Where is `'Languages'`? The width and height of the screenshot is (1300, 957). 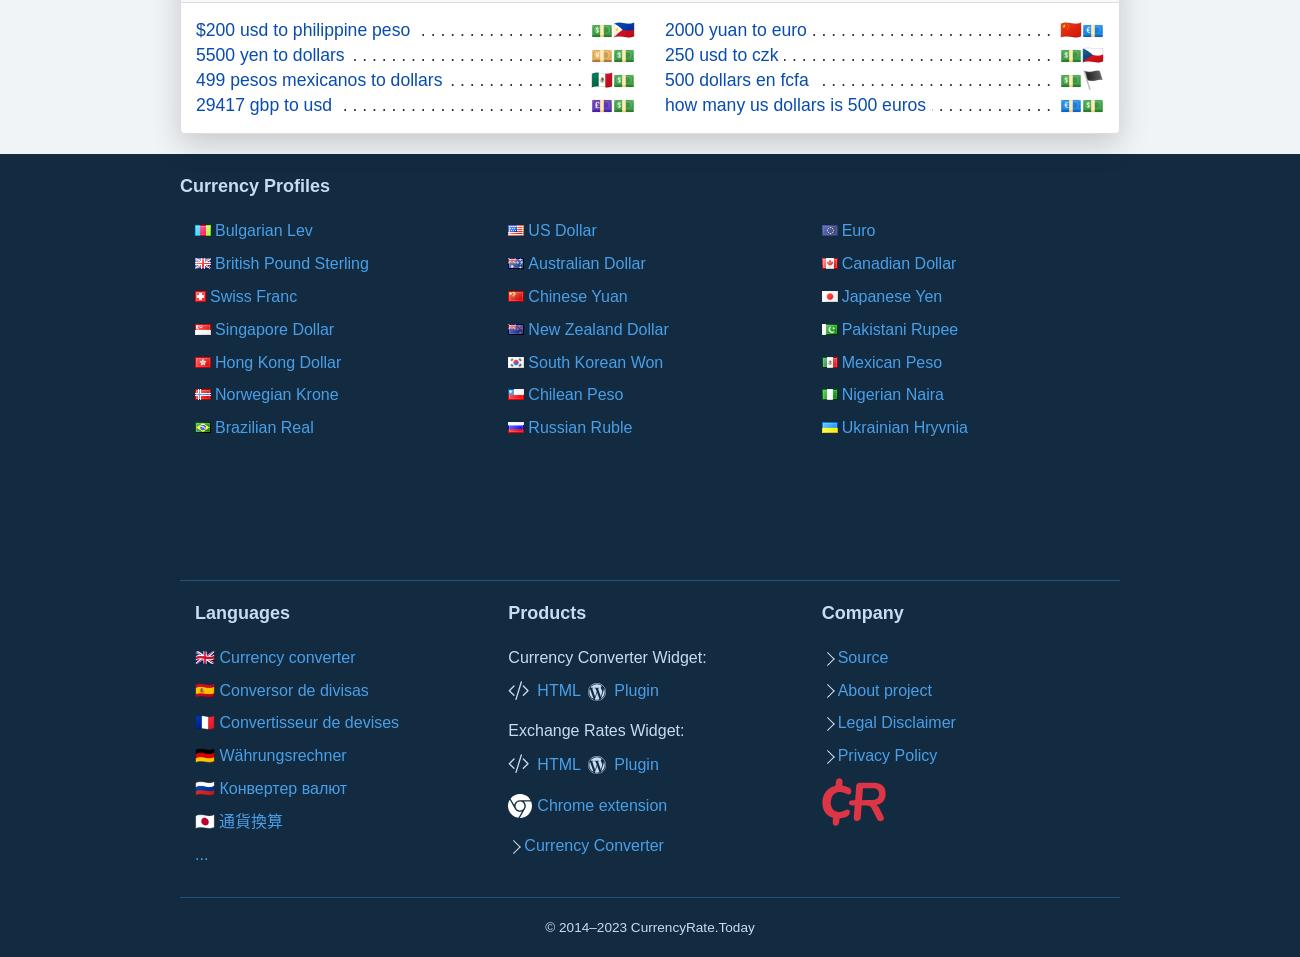
'Languages' is located at coordinates (241, 611).